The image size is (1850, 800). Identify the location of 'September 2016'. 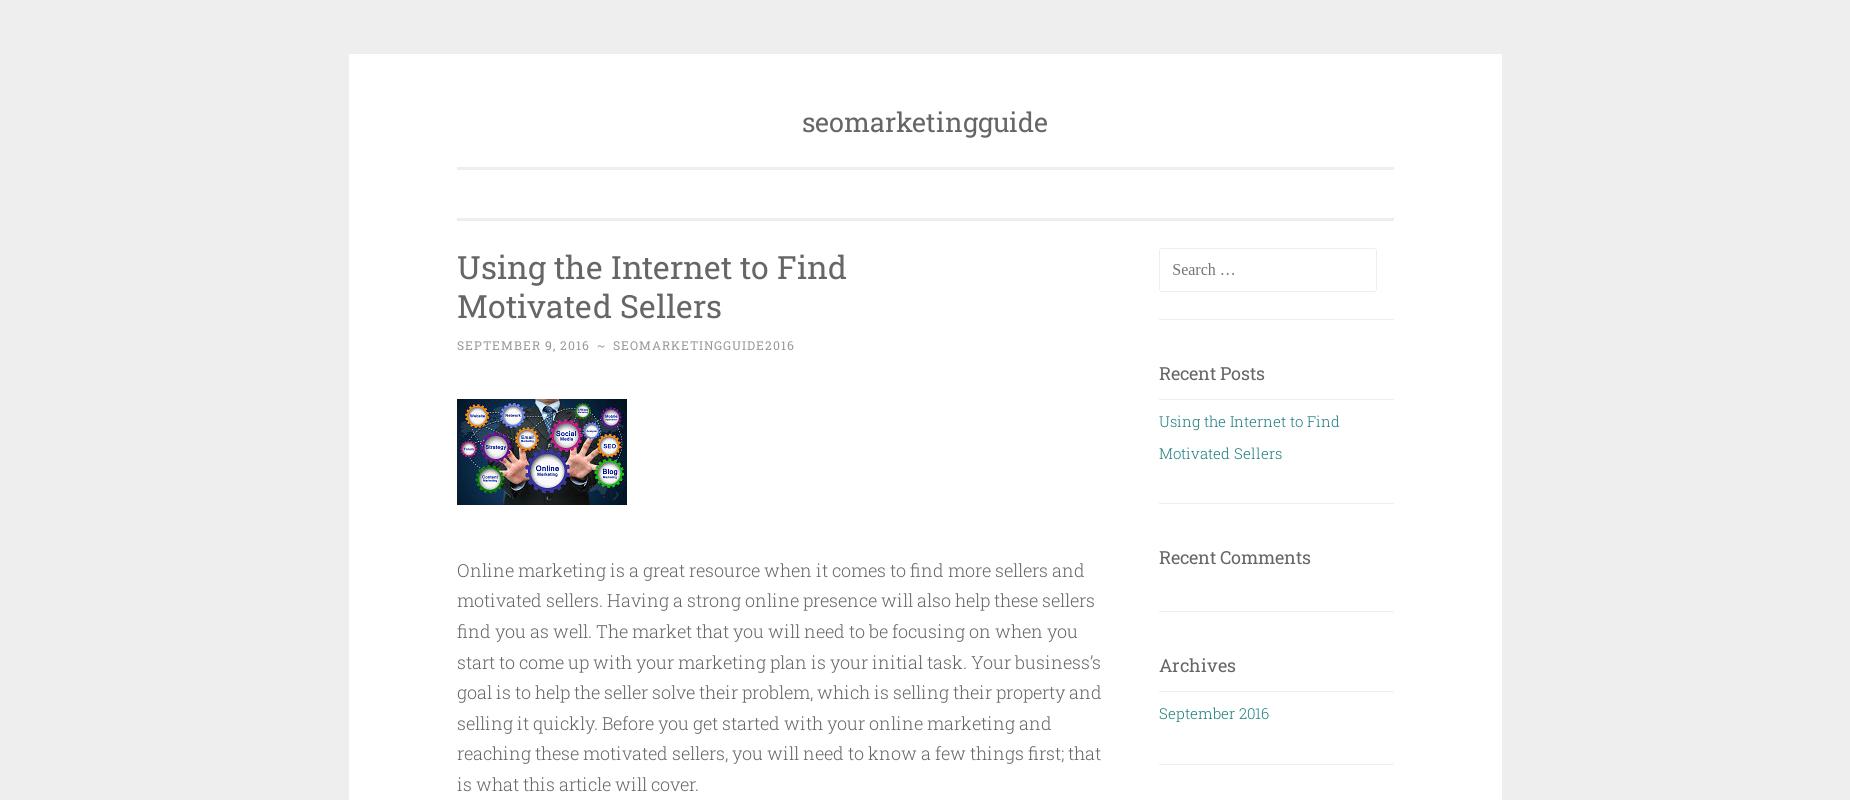
(1158, 712).